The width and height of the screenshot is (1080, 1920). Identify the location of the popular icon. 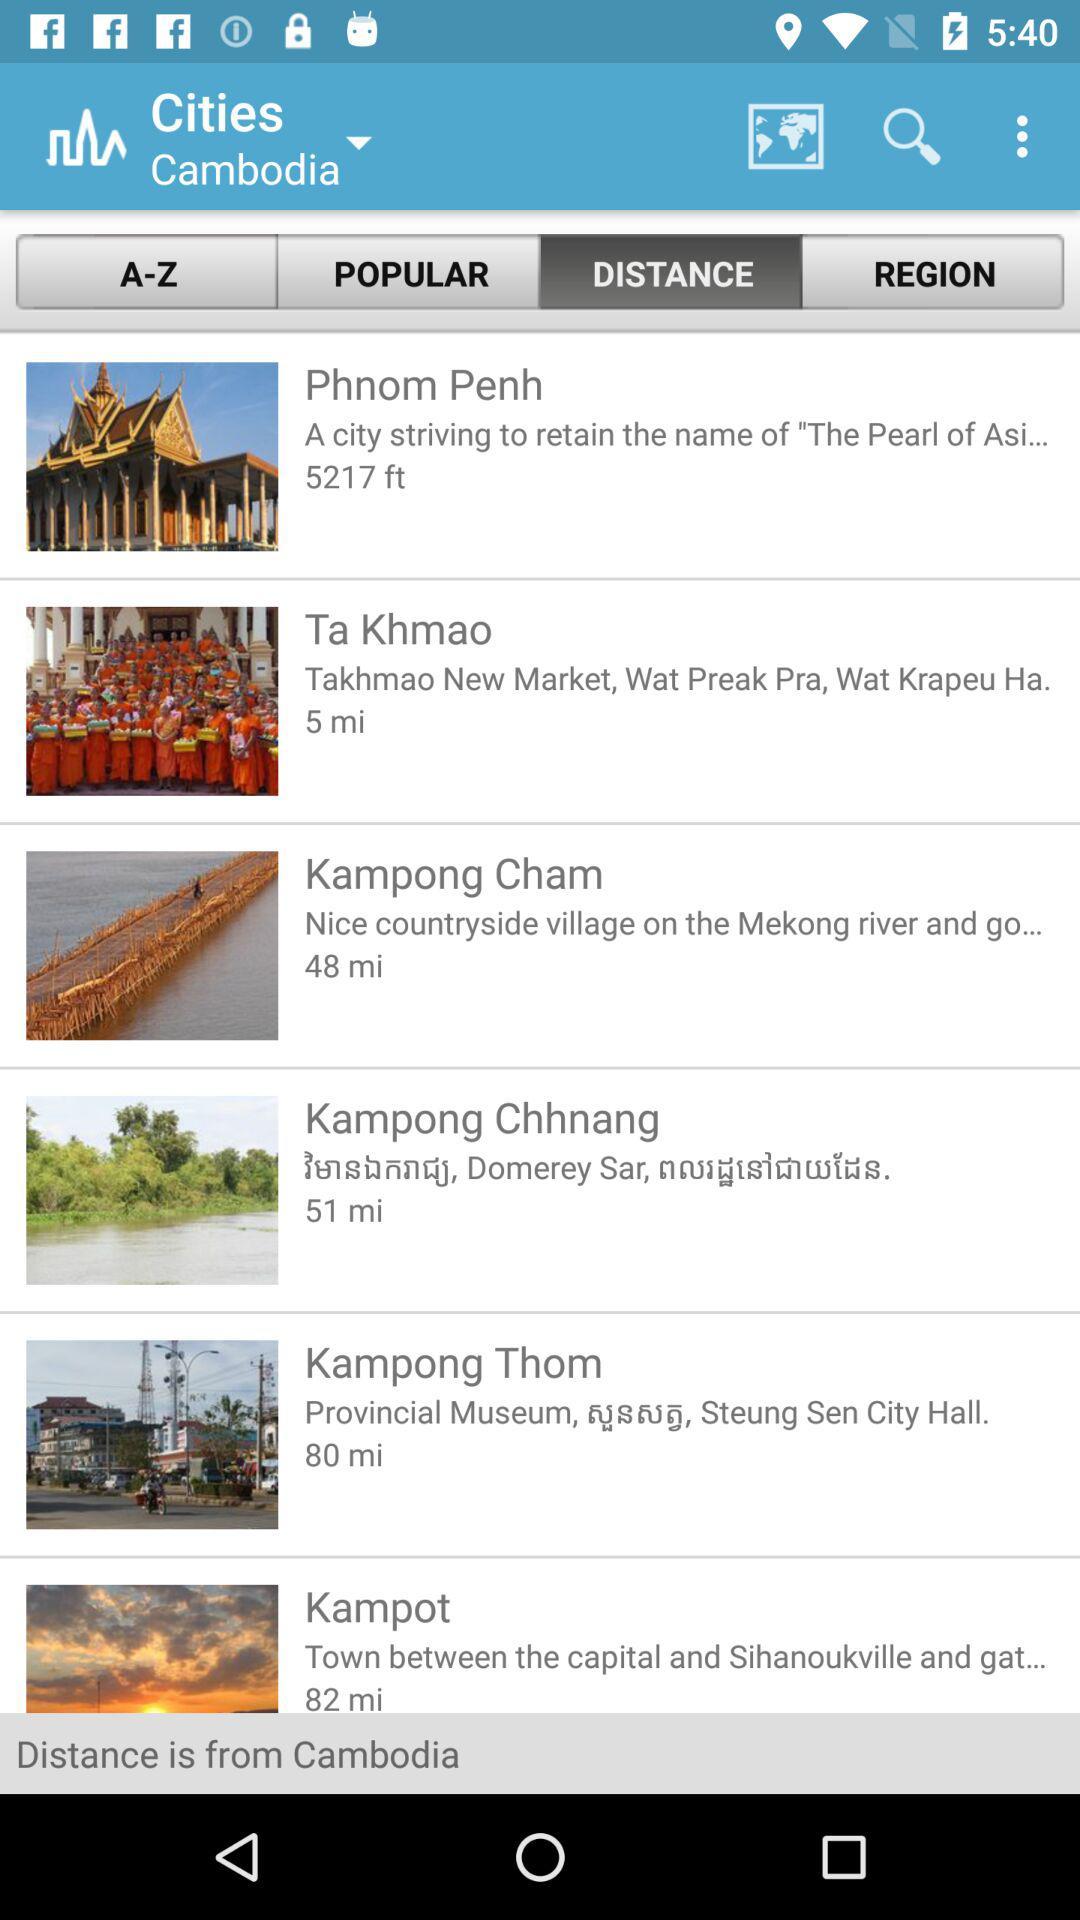
(408, 272).